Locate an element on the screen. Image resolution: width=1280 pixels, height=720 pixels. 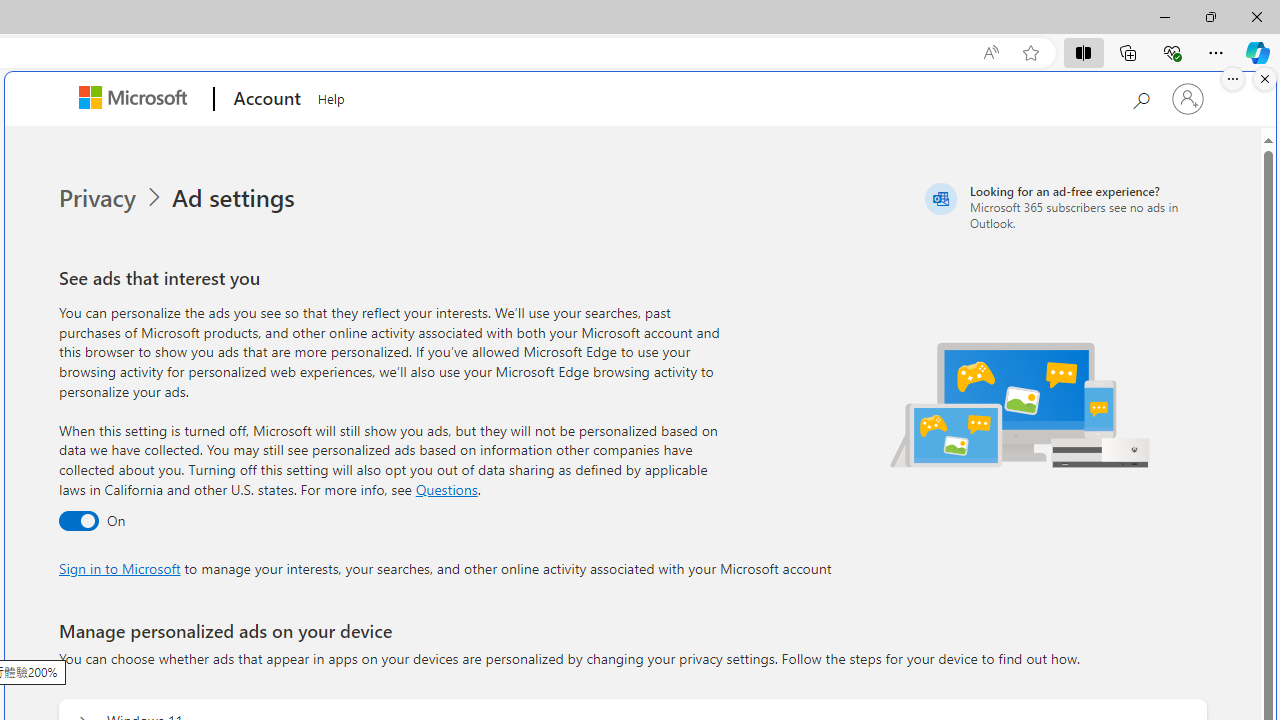
'Microsoft' is located at coordinates (135, 99).